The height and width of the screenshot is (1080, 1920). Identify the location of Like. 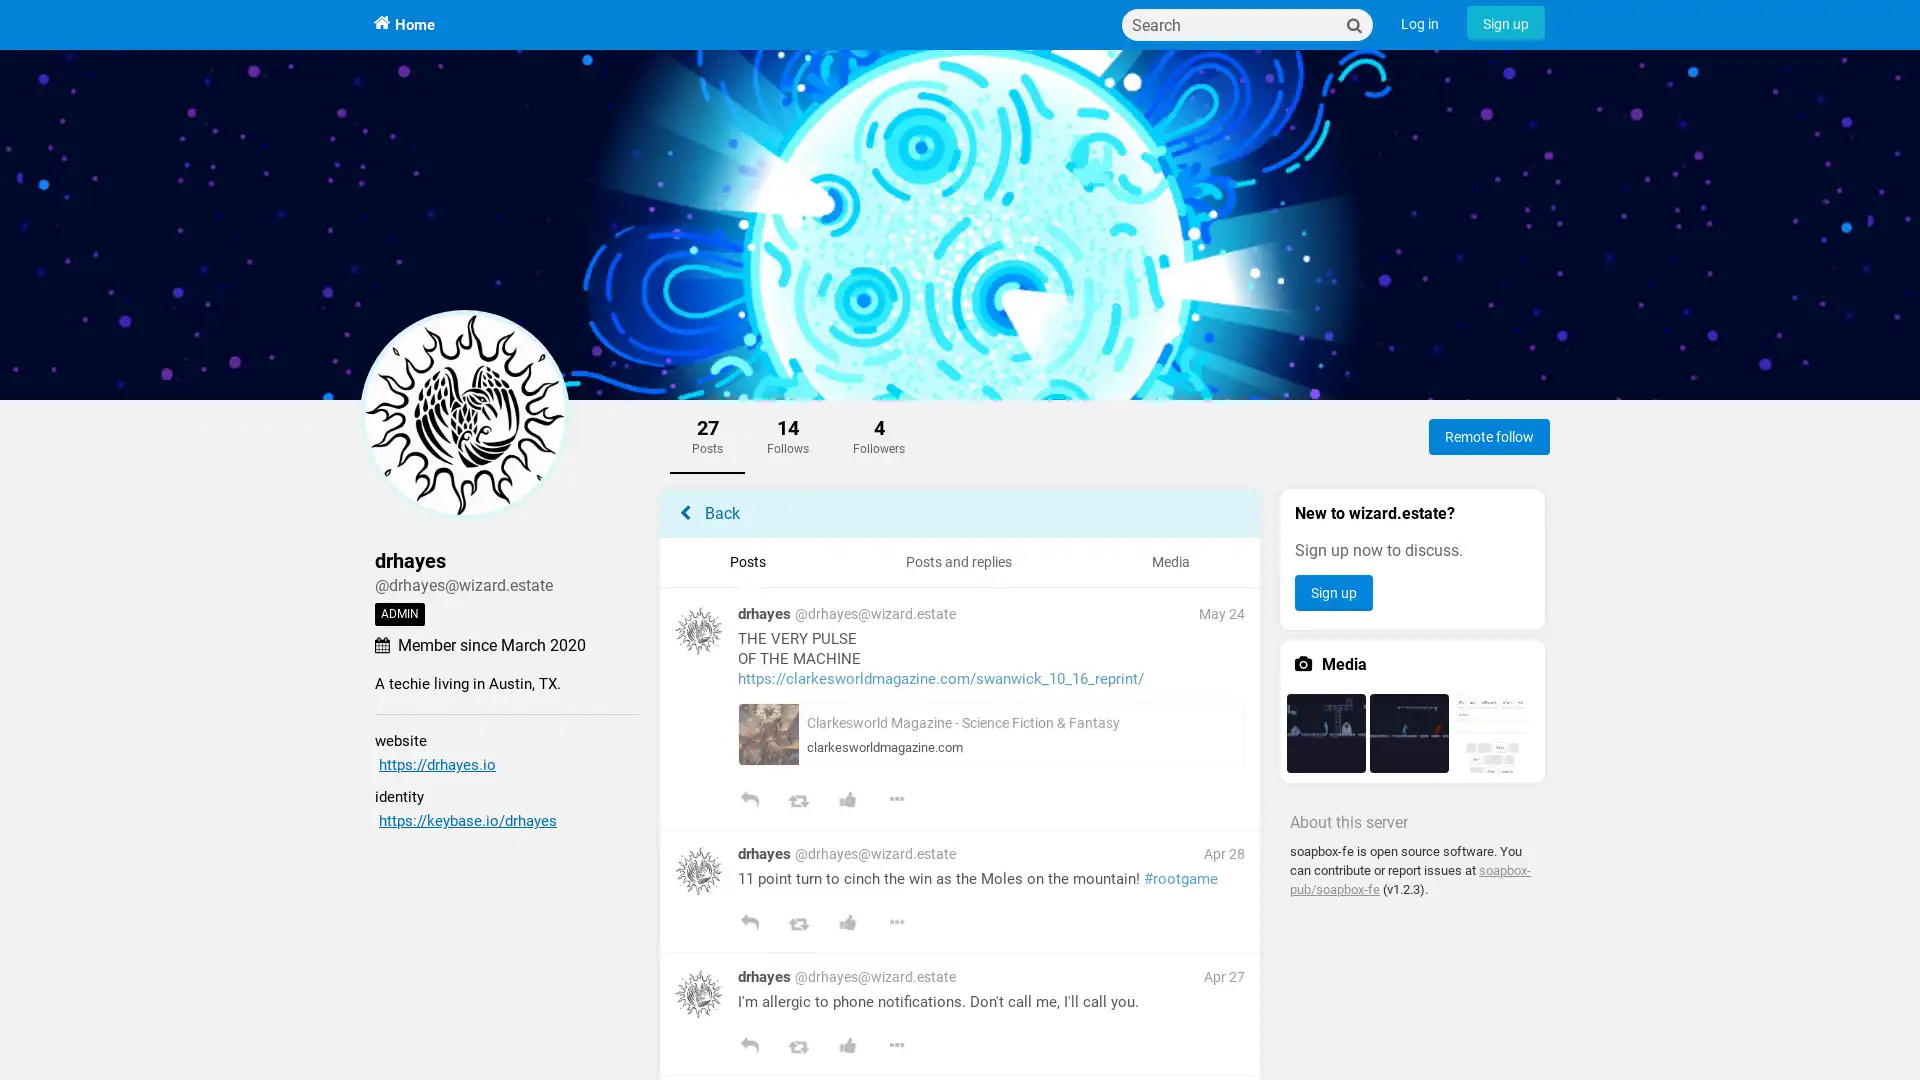
(847, 925).